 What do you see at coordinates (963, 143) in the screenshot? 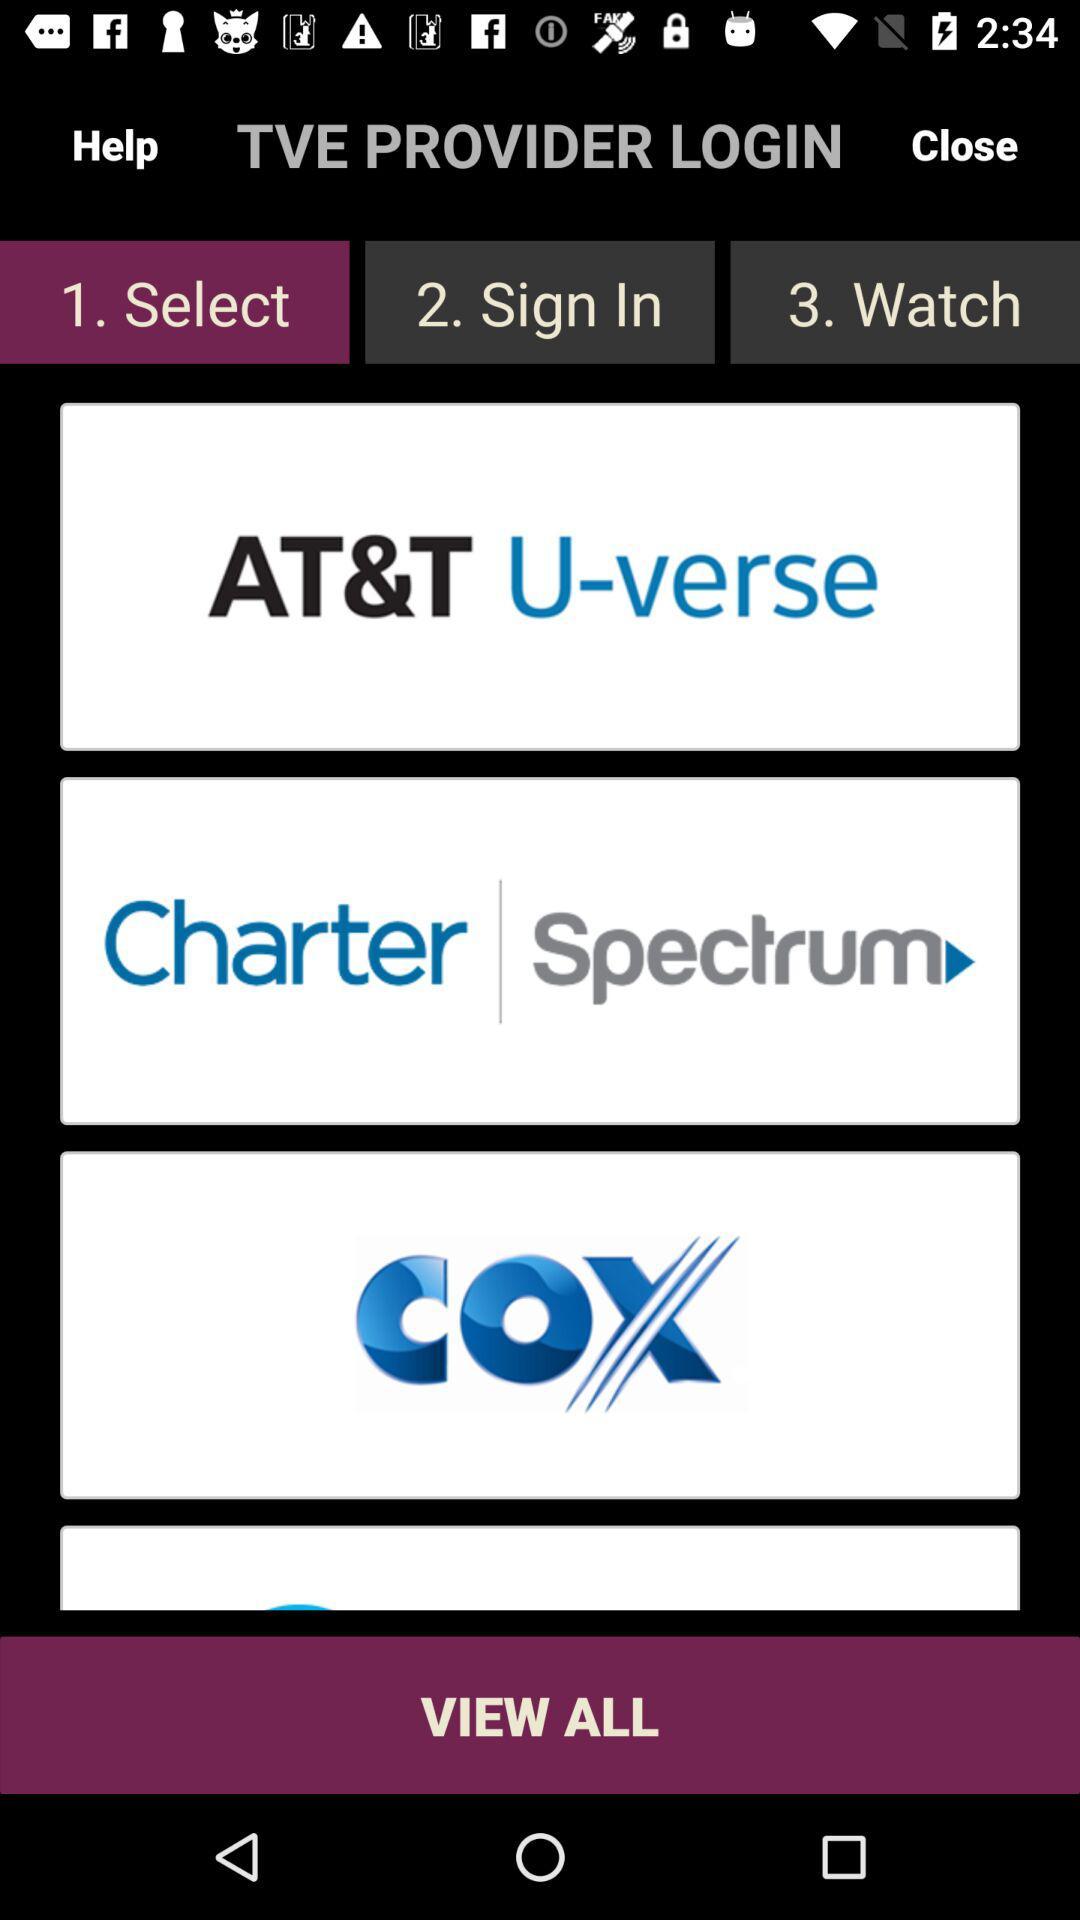
I see `the item next to tve provider login icon` at bounding box center [963, 143].